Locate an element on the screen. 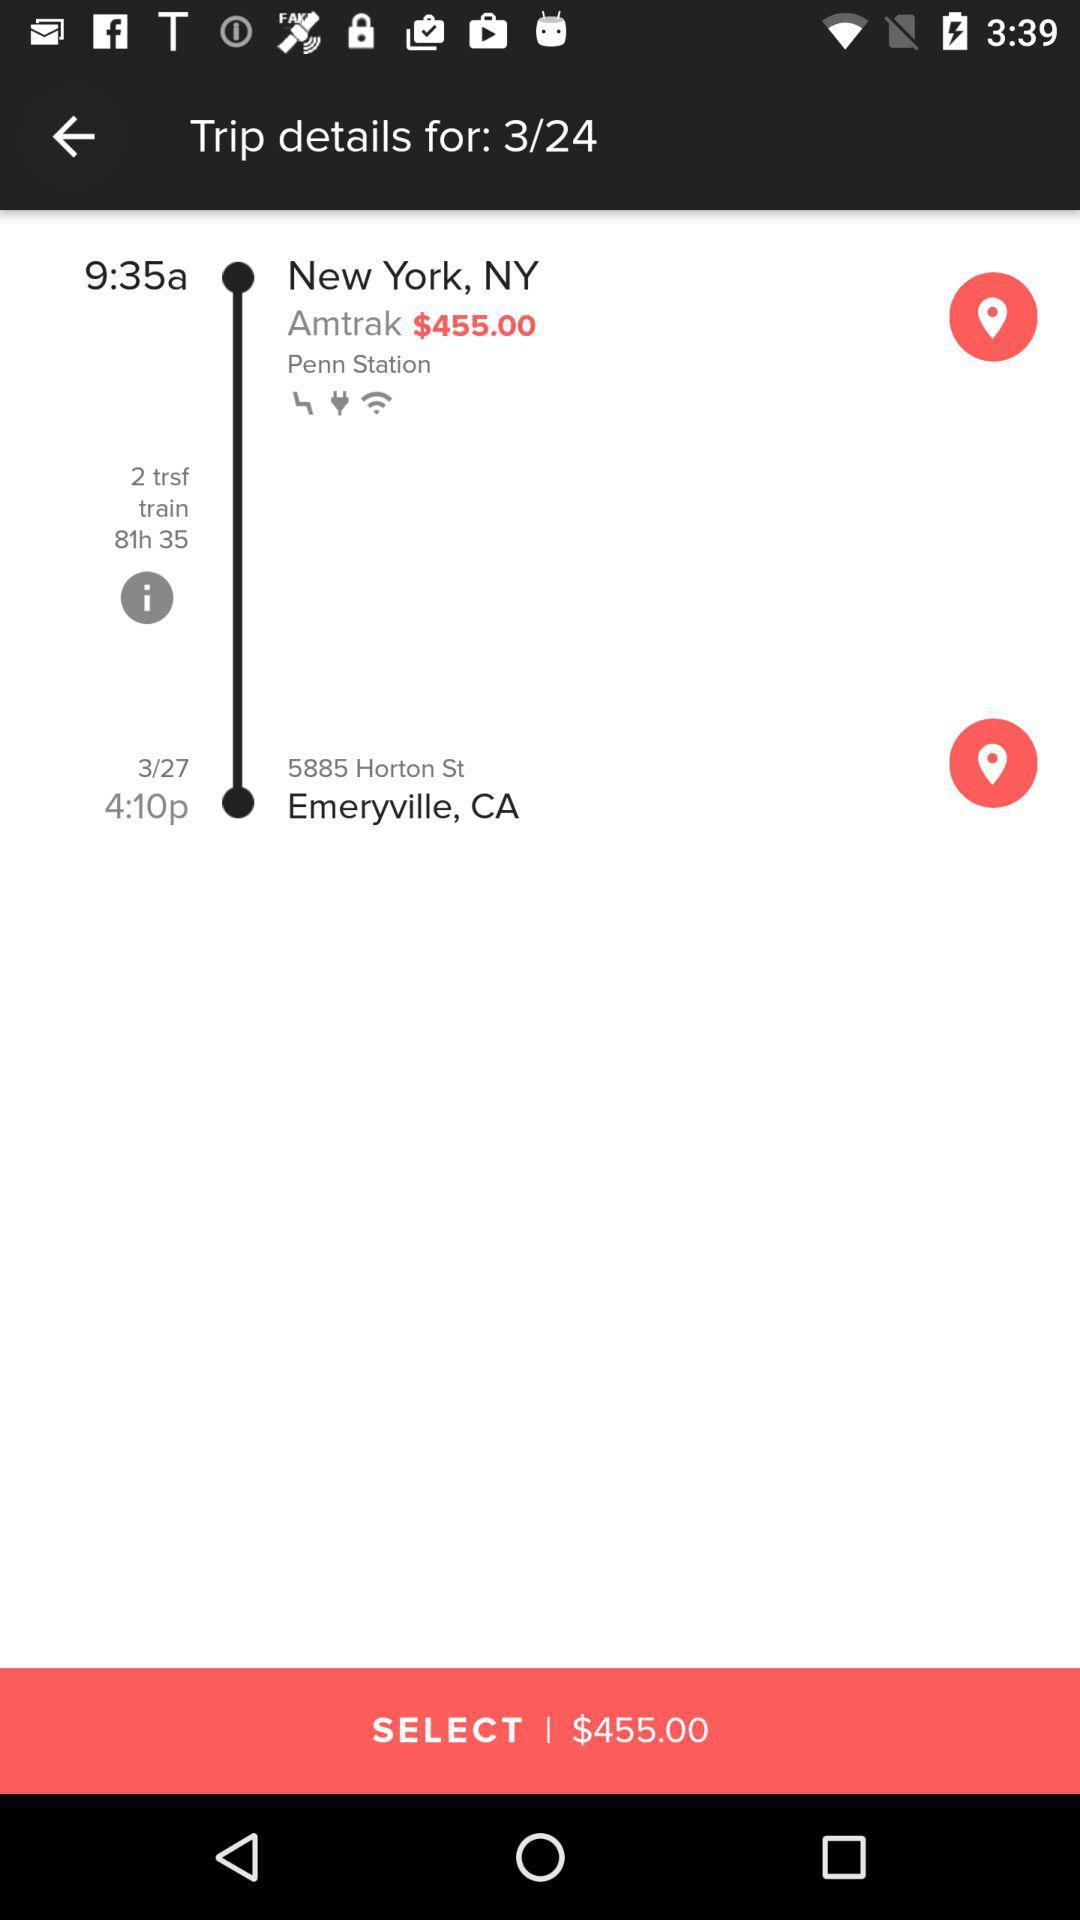  the emeryville, ca icon is located at coordinates (596, 806).